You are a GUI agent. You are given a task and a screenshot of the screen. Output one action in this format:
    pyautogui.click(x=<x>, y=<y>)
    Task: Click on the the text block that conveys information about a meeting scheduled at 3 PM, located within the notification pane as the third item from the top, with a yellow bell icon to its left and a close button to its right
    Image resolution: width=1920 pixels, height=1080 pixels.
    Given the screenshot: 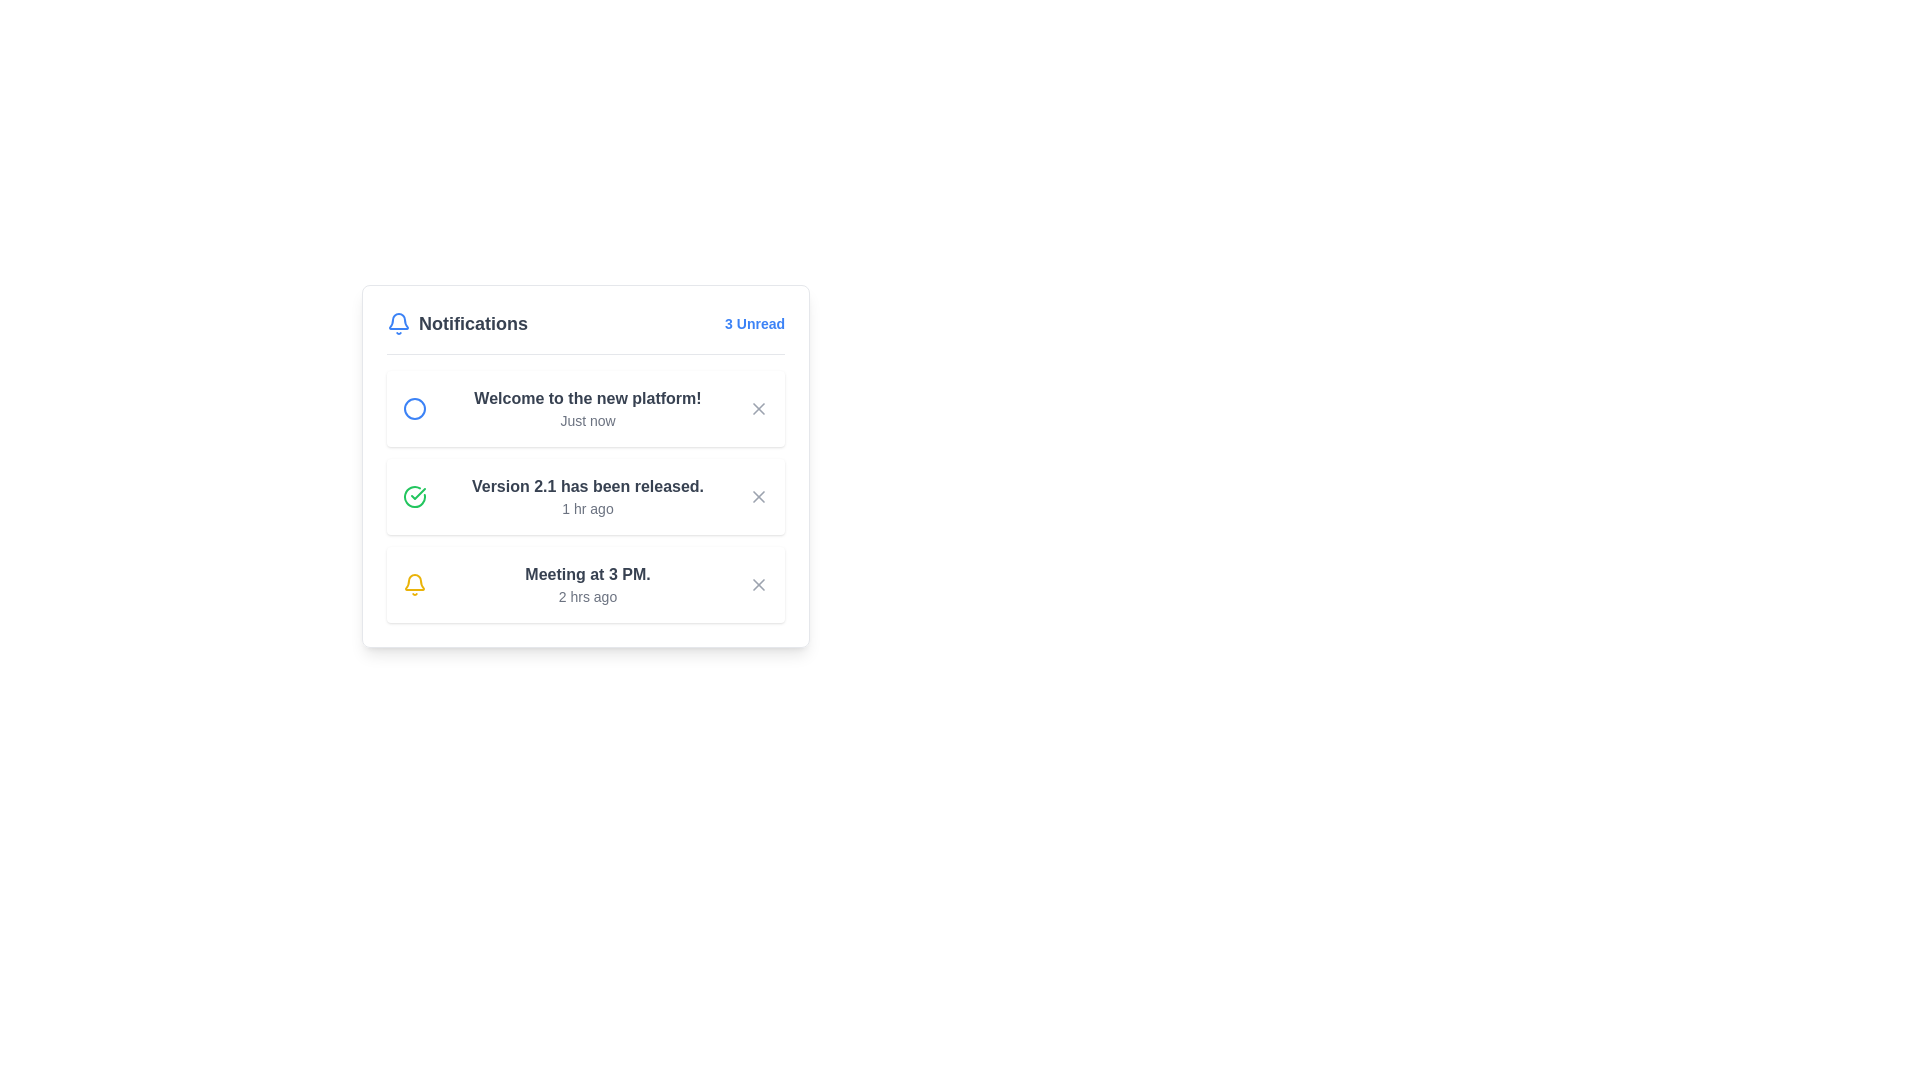 What is the action you would take?
    pyautogui.click(x=587, y=585)
    